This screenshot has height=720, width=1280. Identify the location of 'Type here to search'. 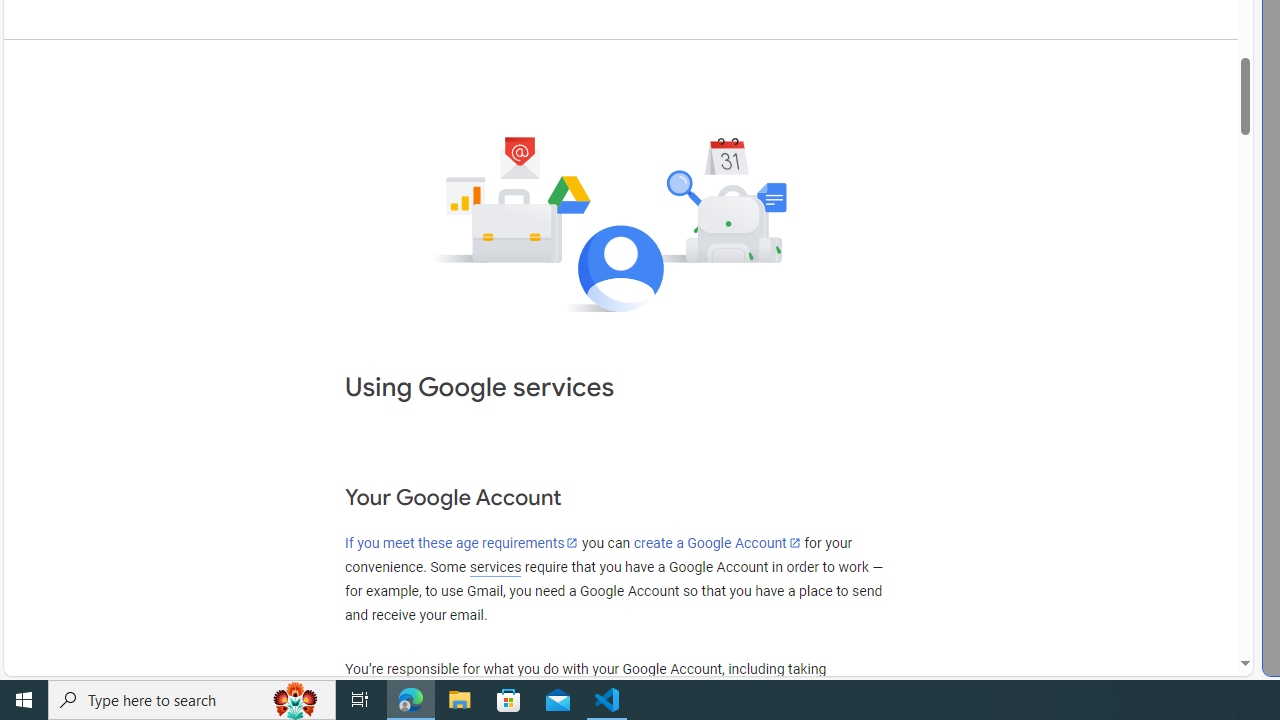
(192, 698).